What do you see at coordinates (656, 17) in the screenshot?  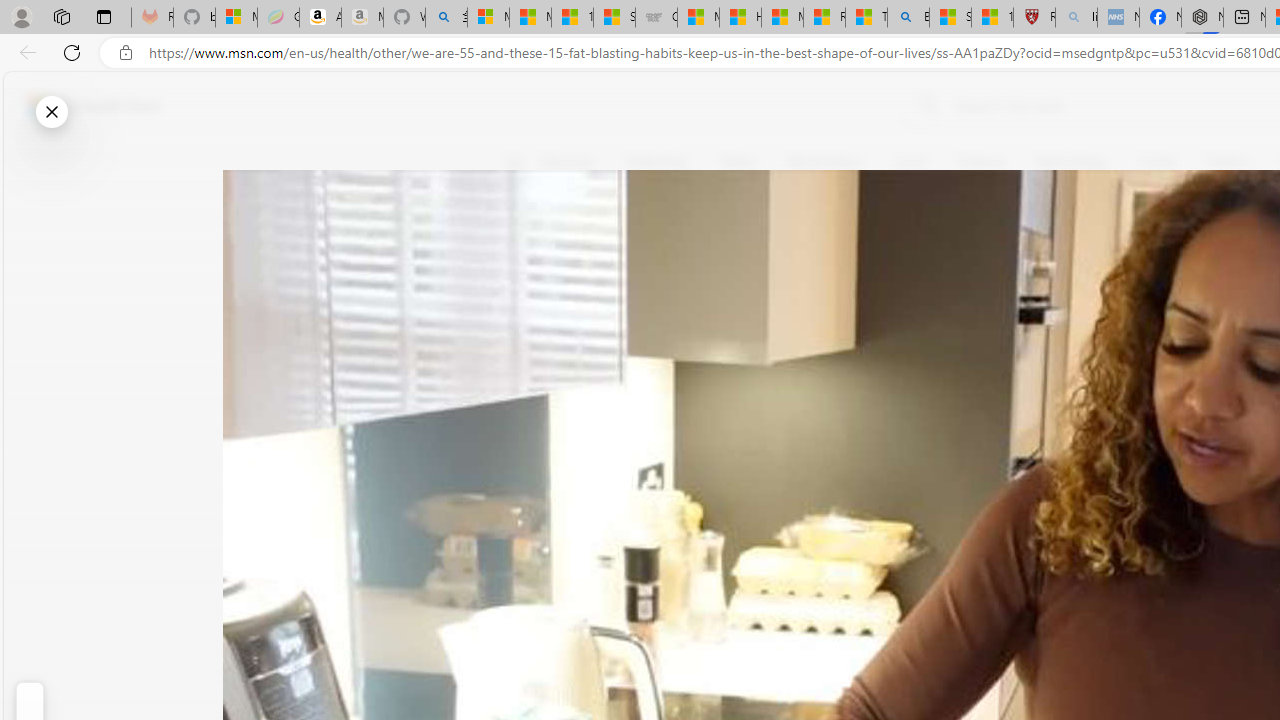 I see `'Combat Siege'` at bounding box center [656, 17].